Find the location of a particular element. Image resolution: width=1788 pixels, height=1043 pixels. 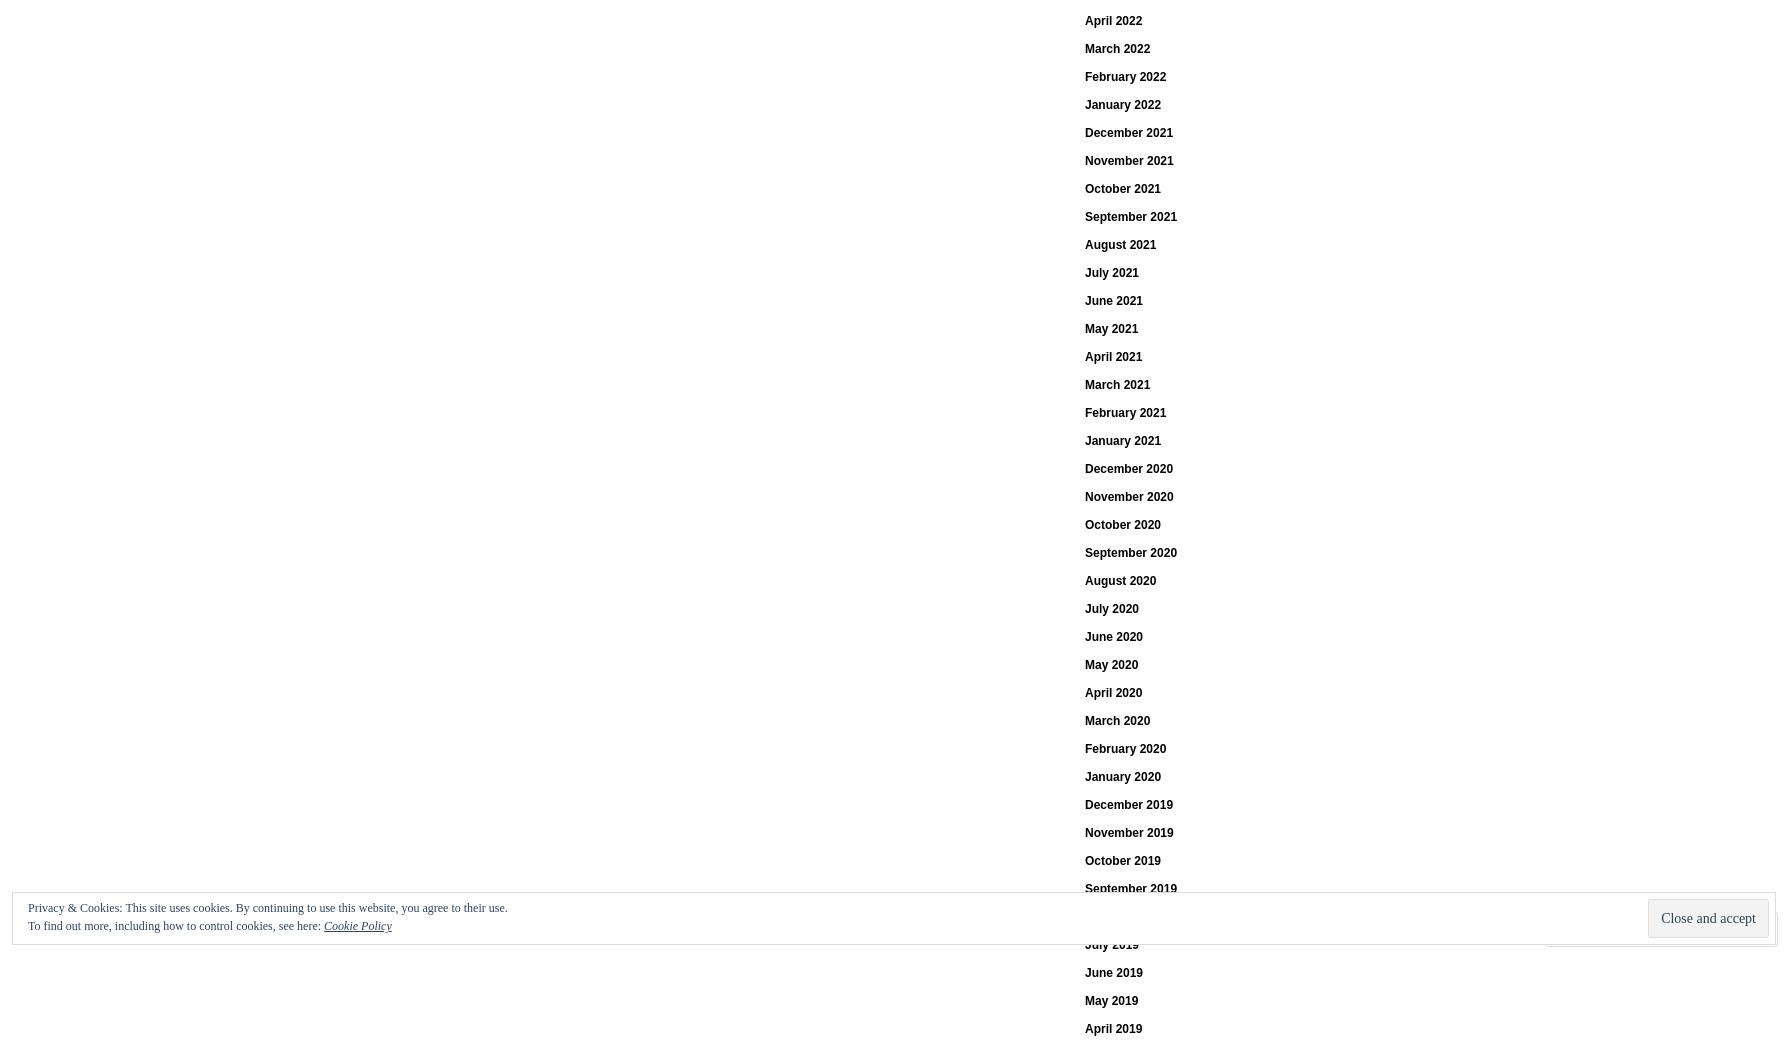

'July 2020' is located at coordinates (1111, 608).